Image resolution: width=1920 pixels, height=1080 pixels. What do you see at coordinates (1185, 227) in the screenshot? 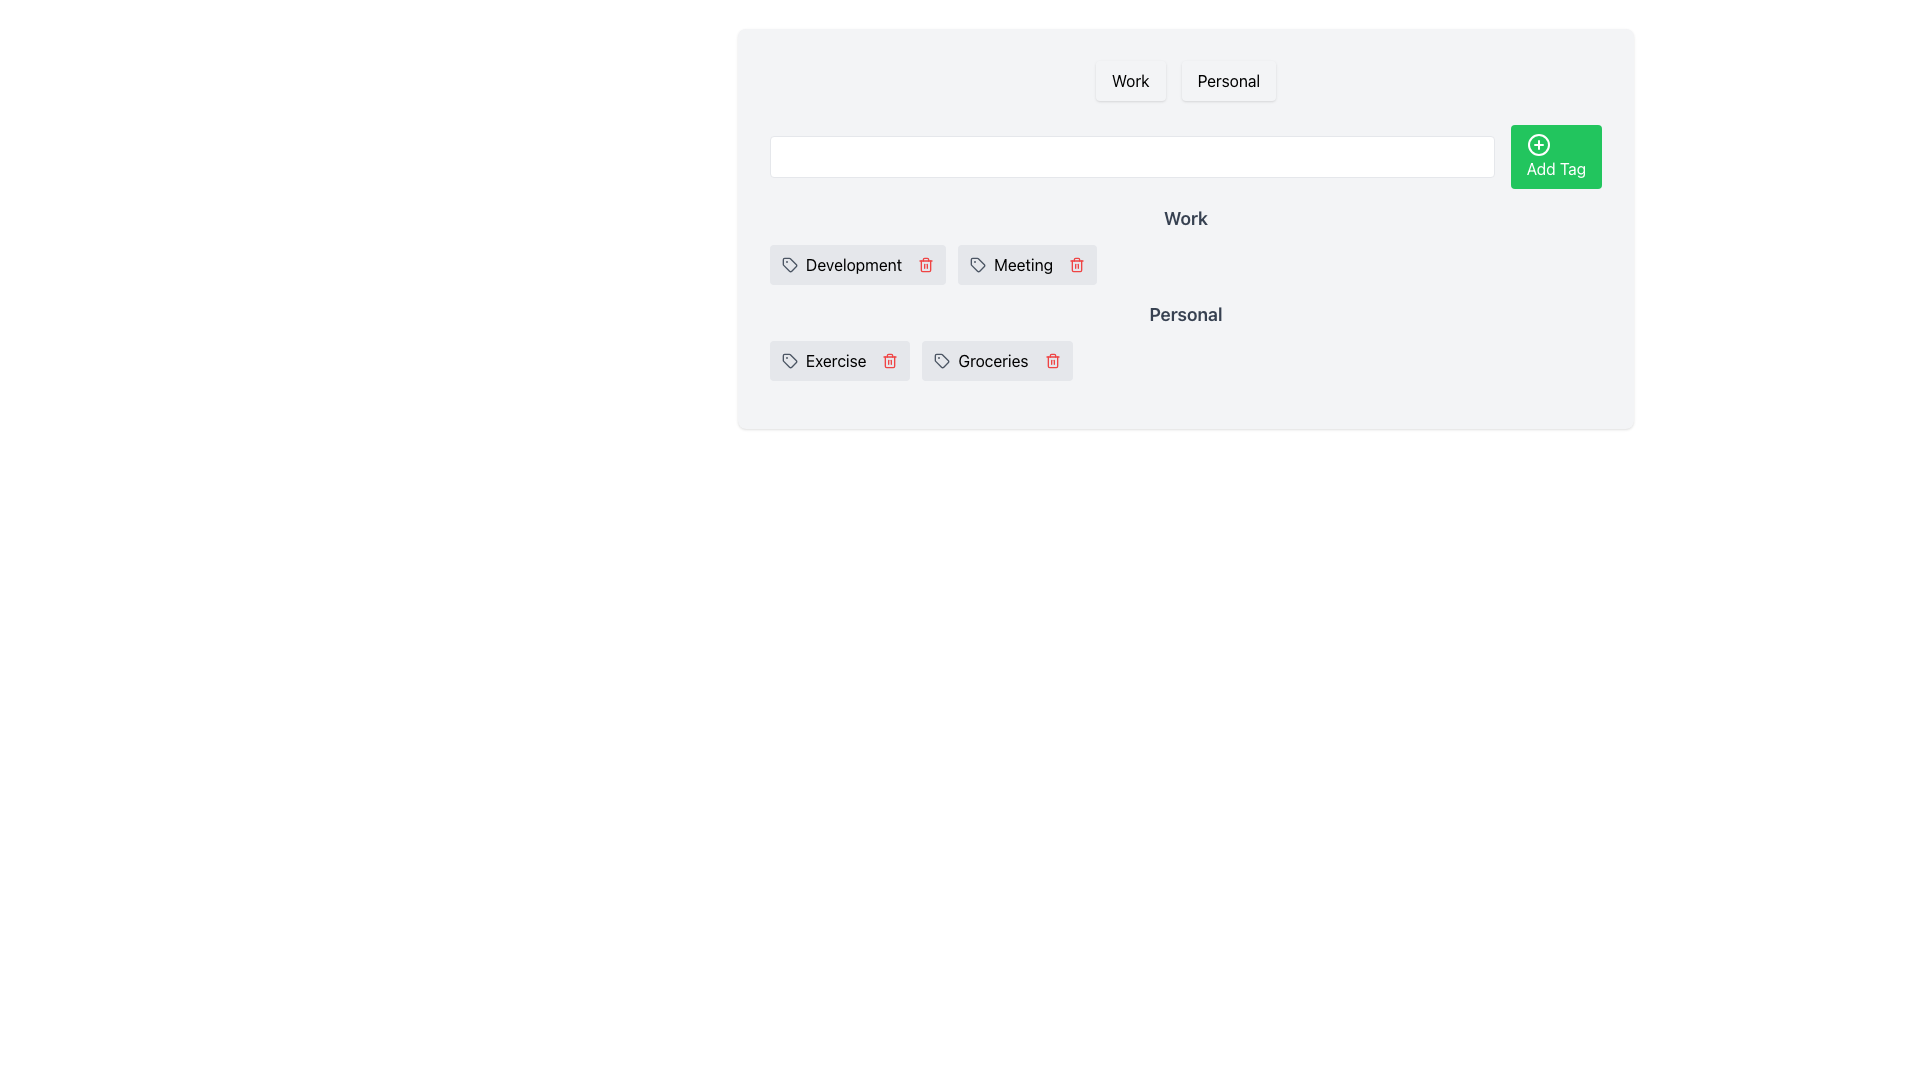
I see `the text label displaying the word 'Work', which is bold and centrally positioned above 'Personal' and below 'Add Tag'` at bounding box center [1185, 227].